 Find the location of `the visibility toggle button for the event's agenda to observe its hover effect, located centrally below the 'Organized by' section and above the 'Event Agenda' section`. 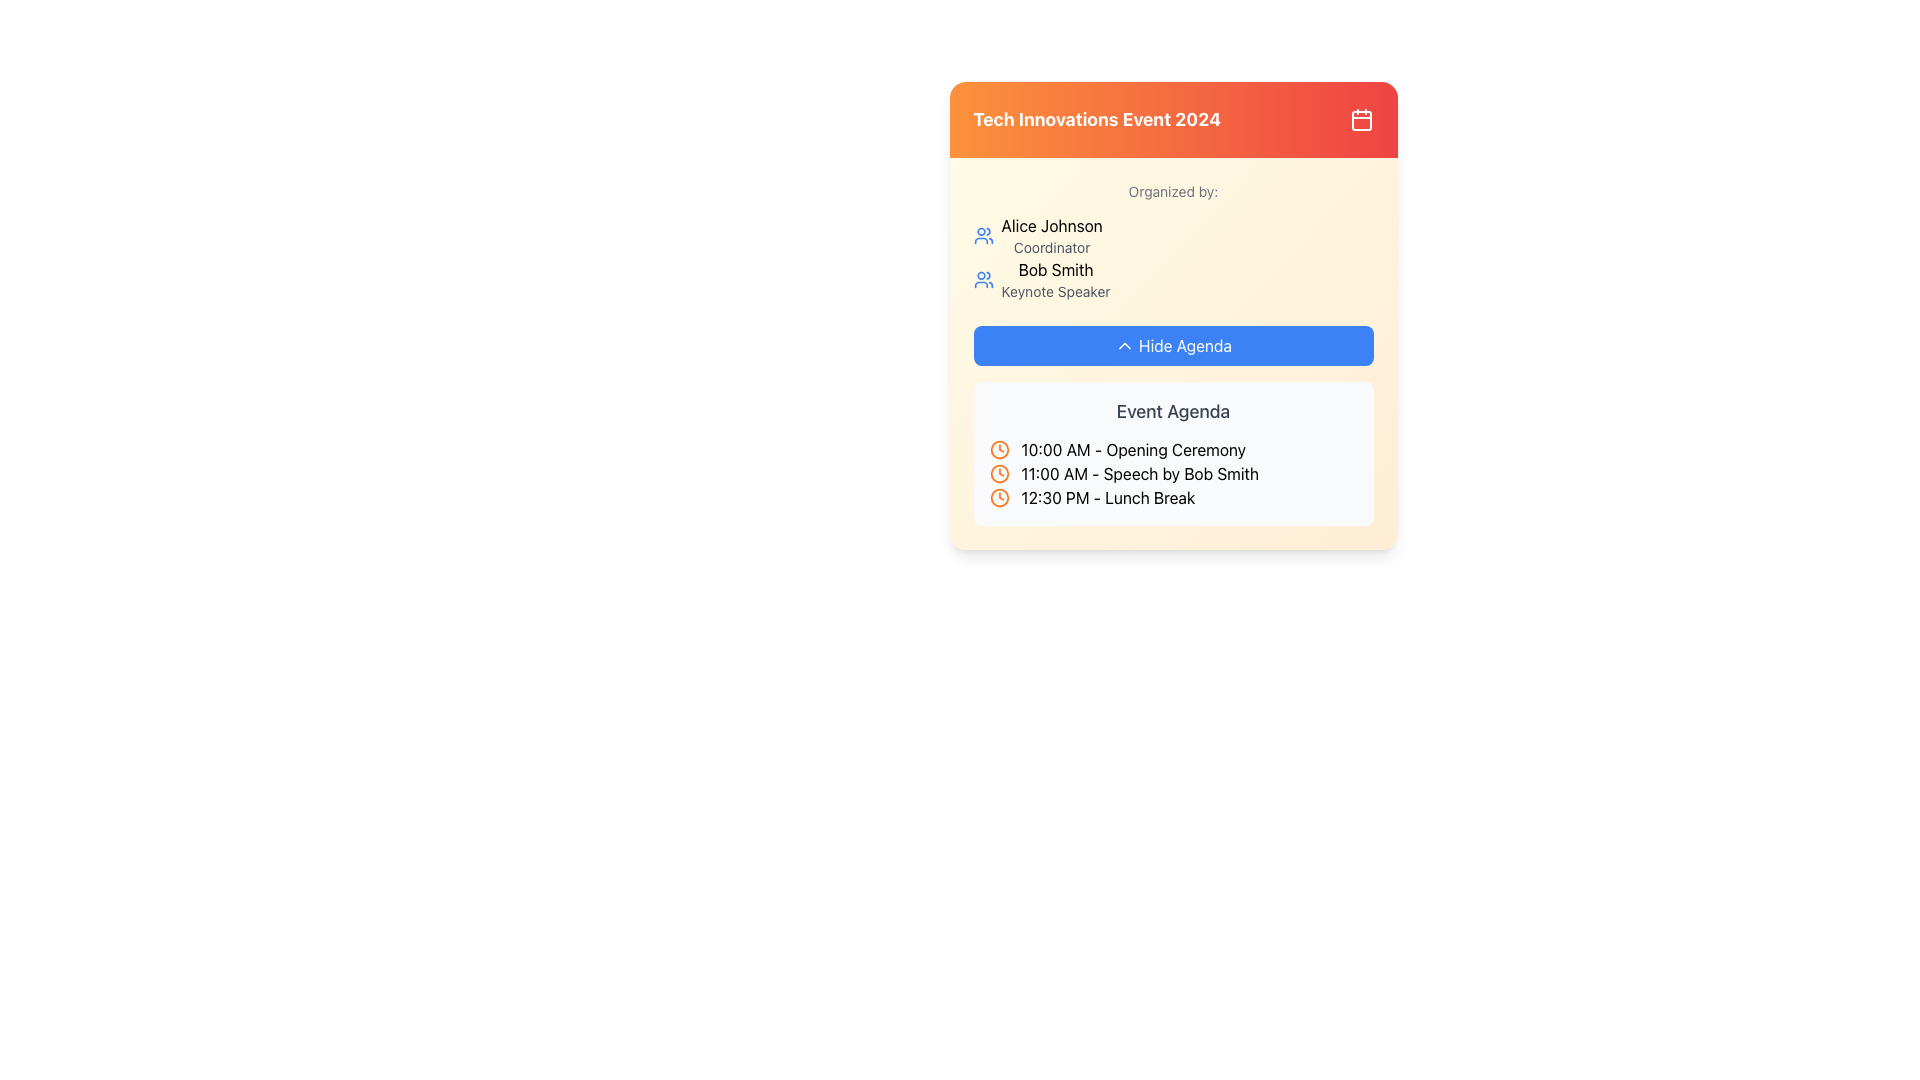

the visibility toggle button for the event's agenda to observe its hover effect, located centrally below the 'Organized by' section and above the 'Event Agenda' section is located at coordinates (1173, 353).